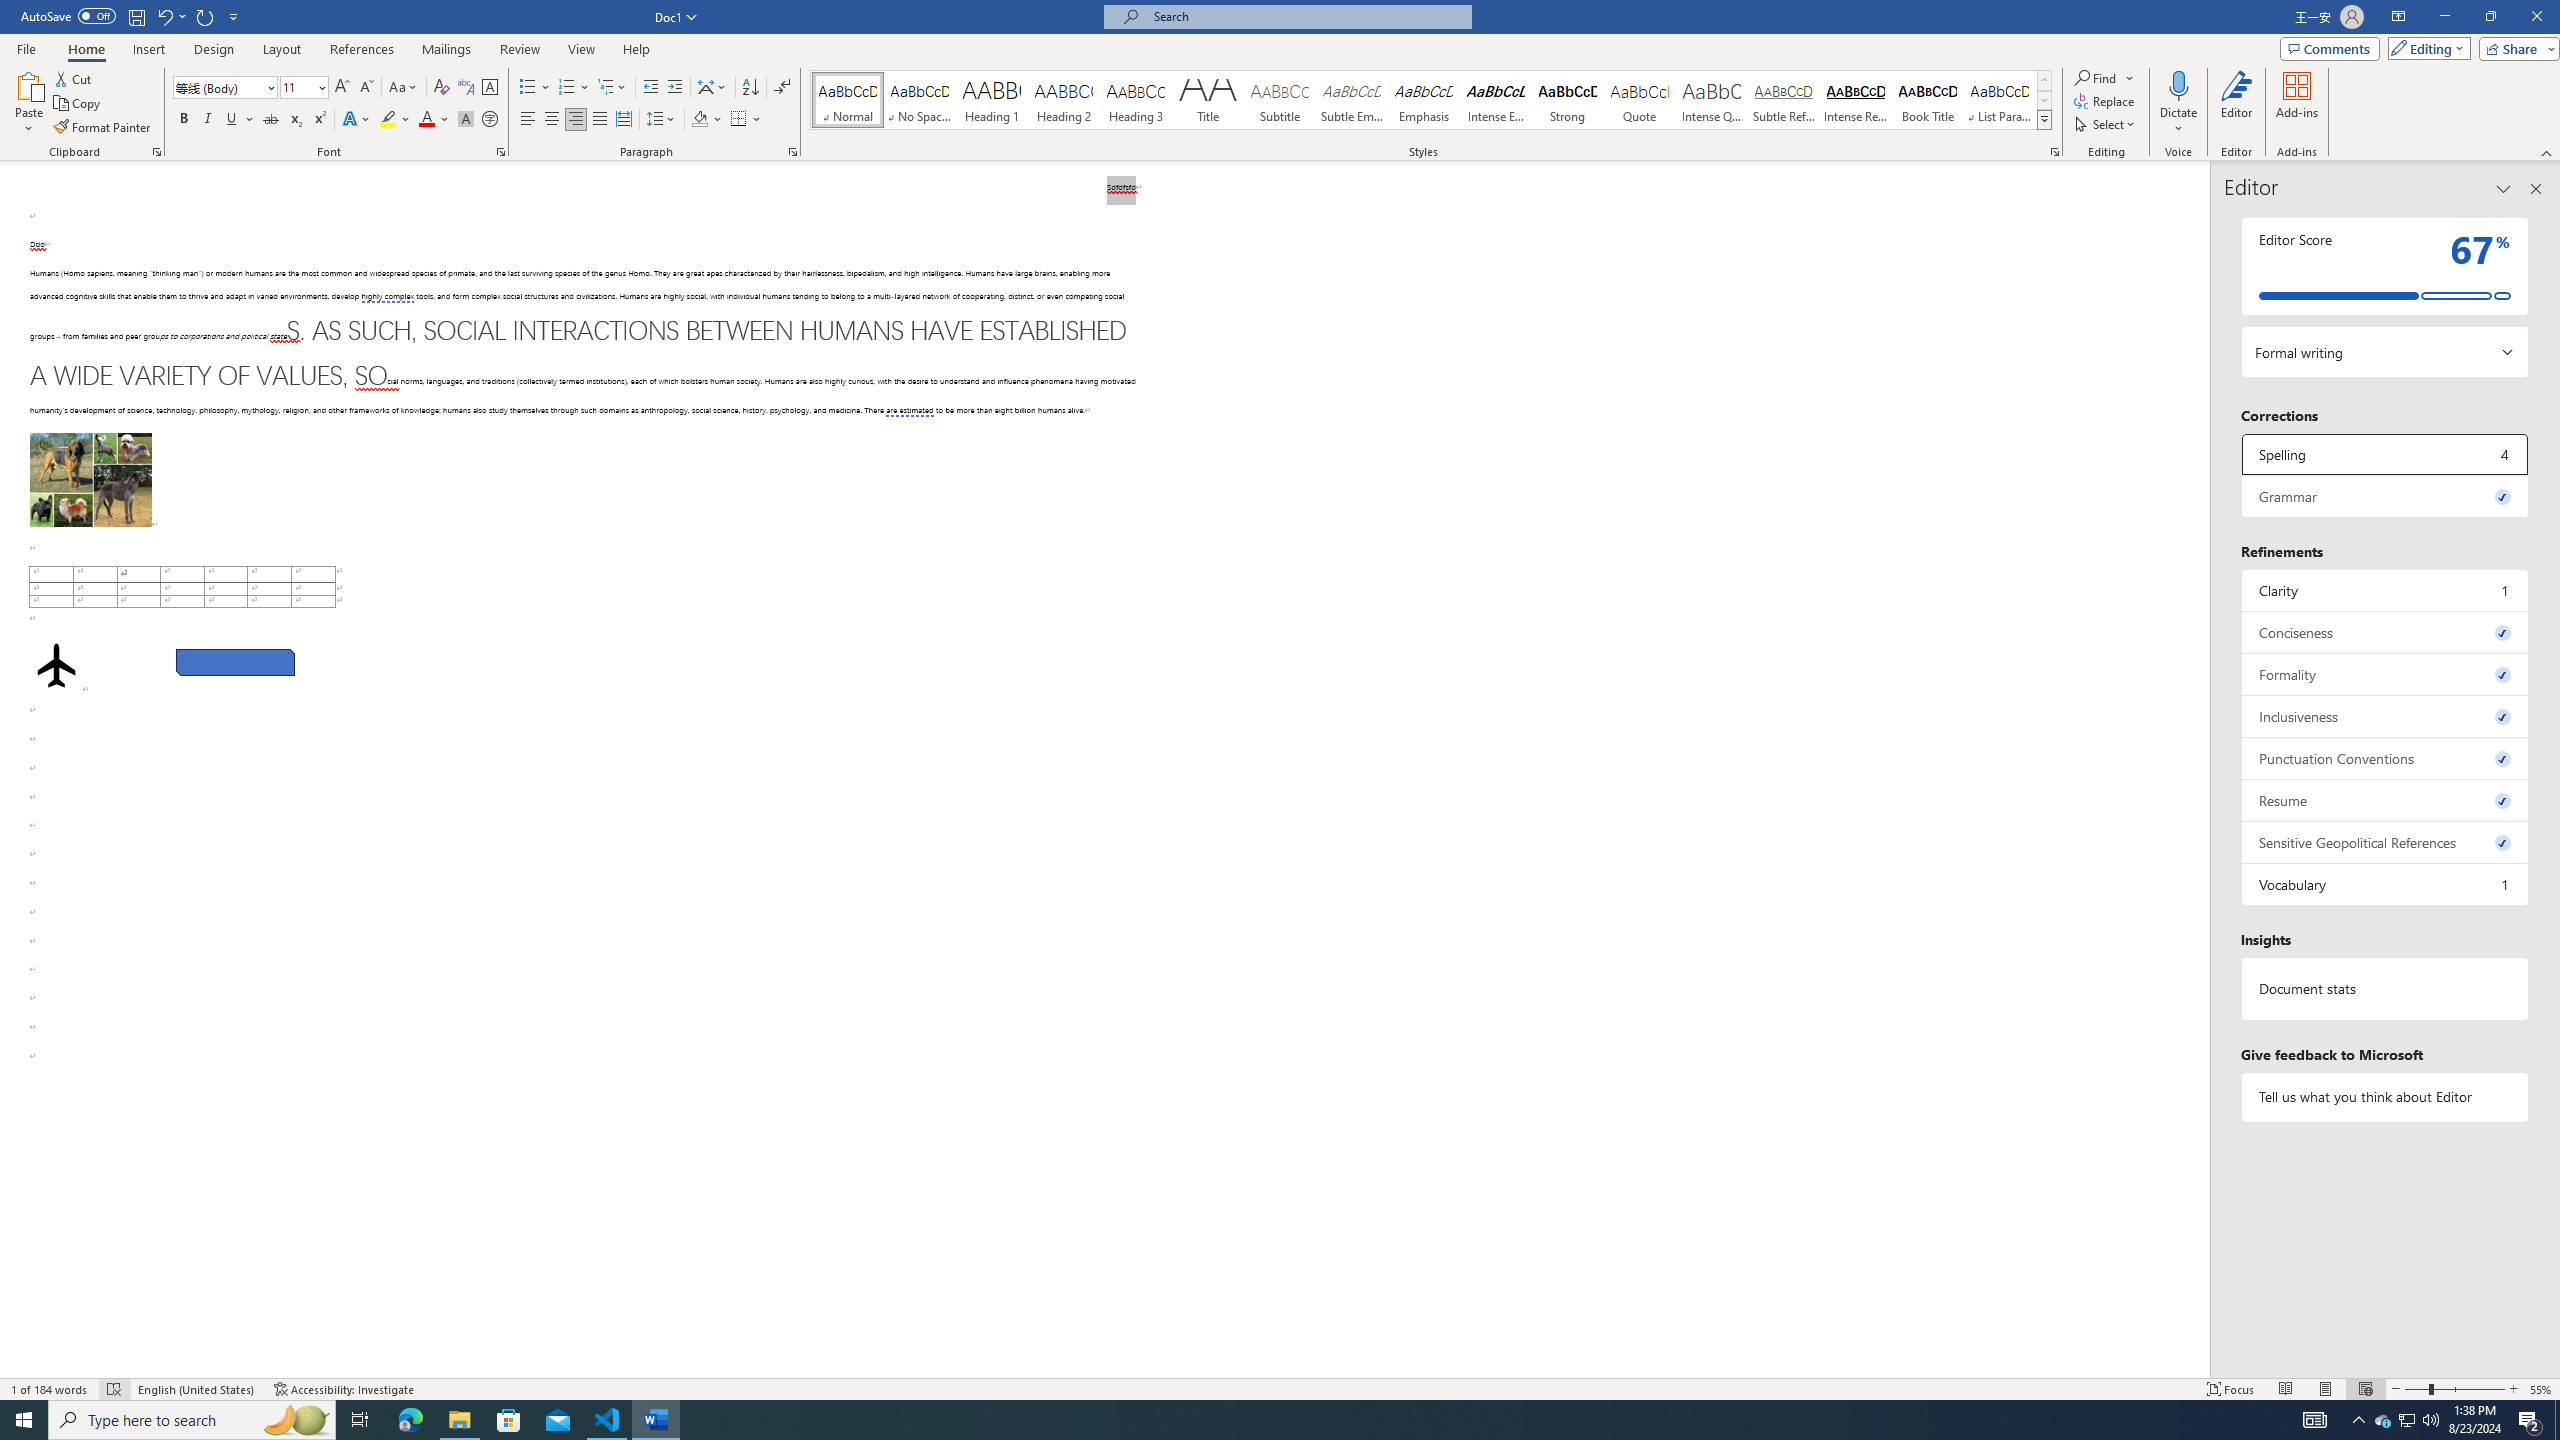  What do you see at coordinates (2384, 674) in the screenshot?
I see `'Formality, 0 issues. Press space or enter to review items.'` at bounding box center [2384, 674].